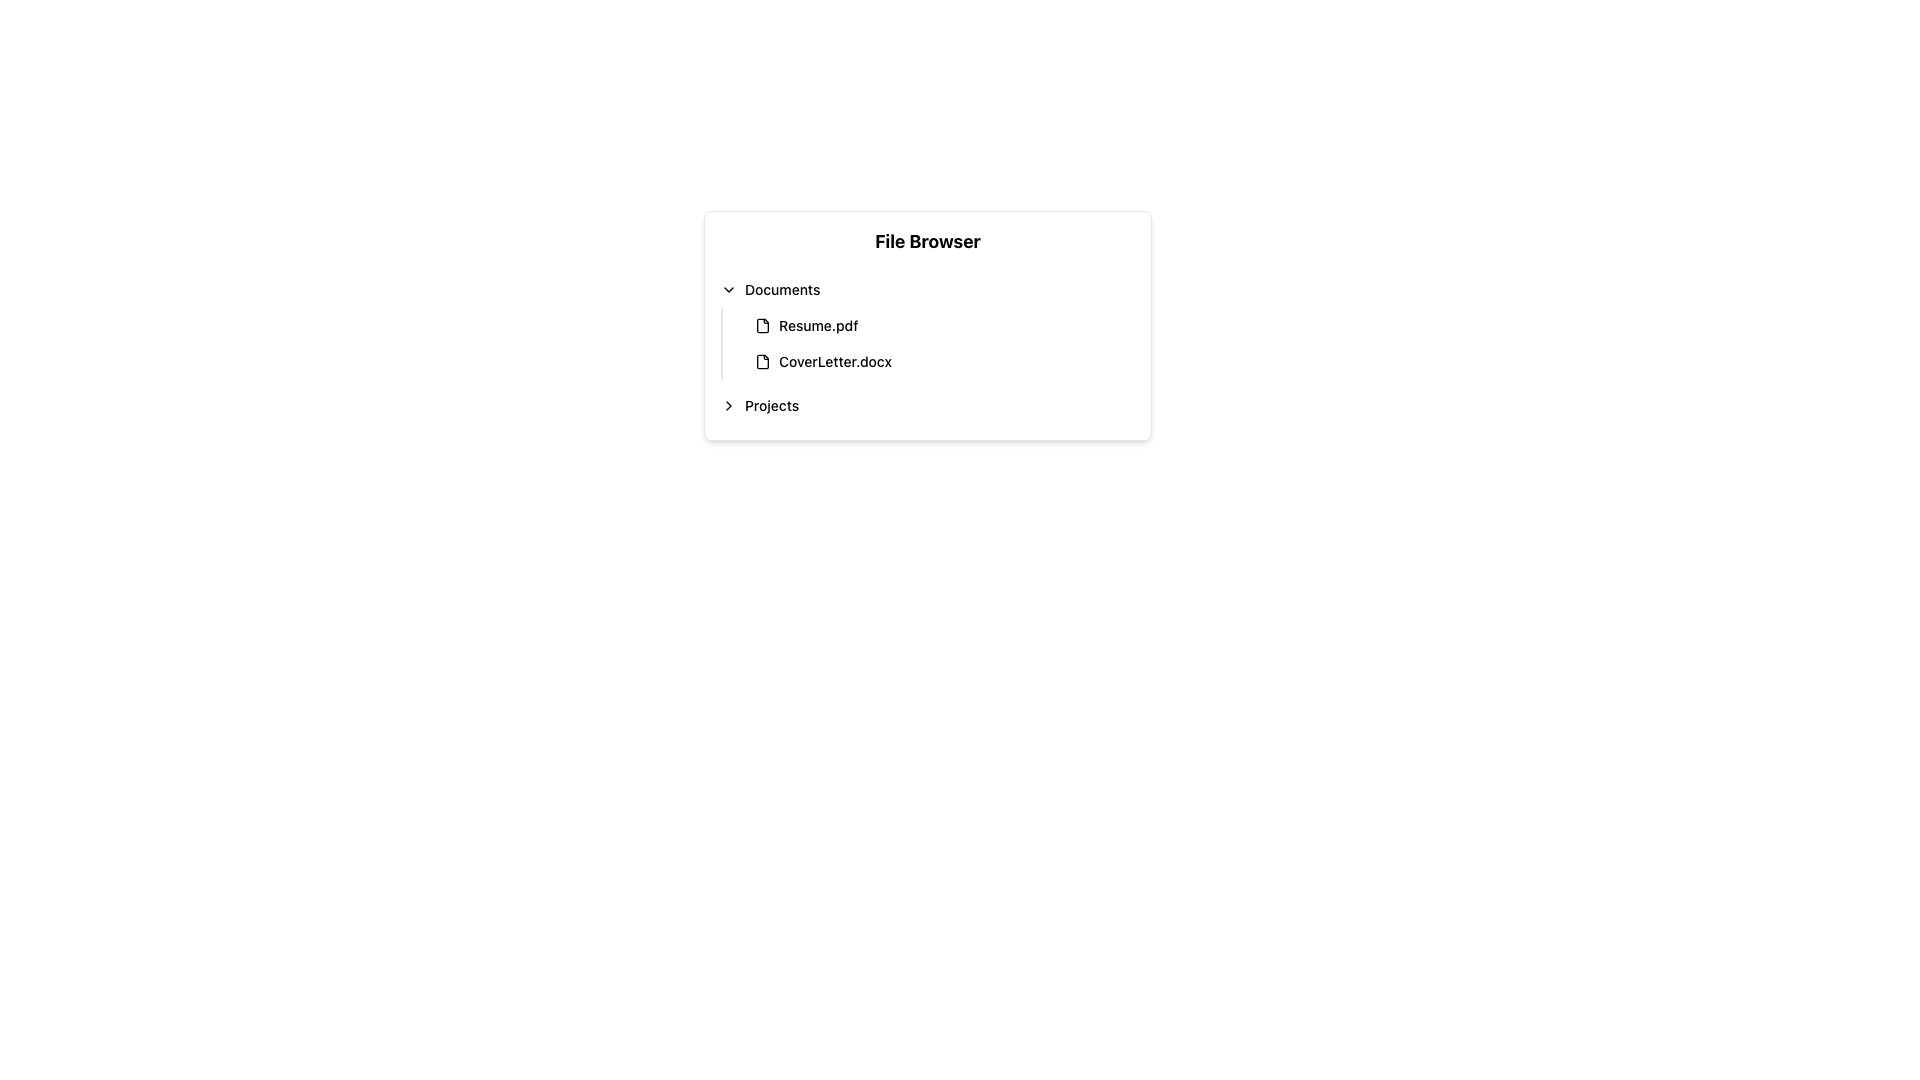 The image size is (1920, 1080). Describe the element at coordinates (944, 325) in the screenshot. I see `to select the 'Resume.pdf' file entry, which is the first item in the list of documents under the 'Documents' section in the file browser` at that location.